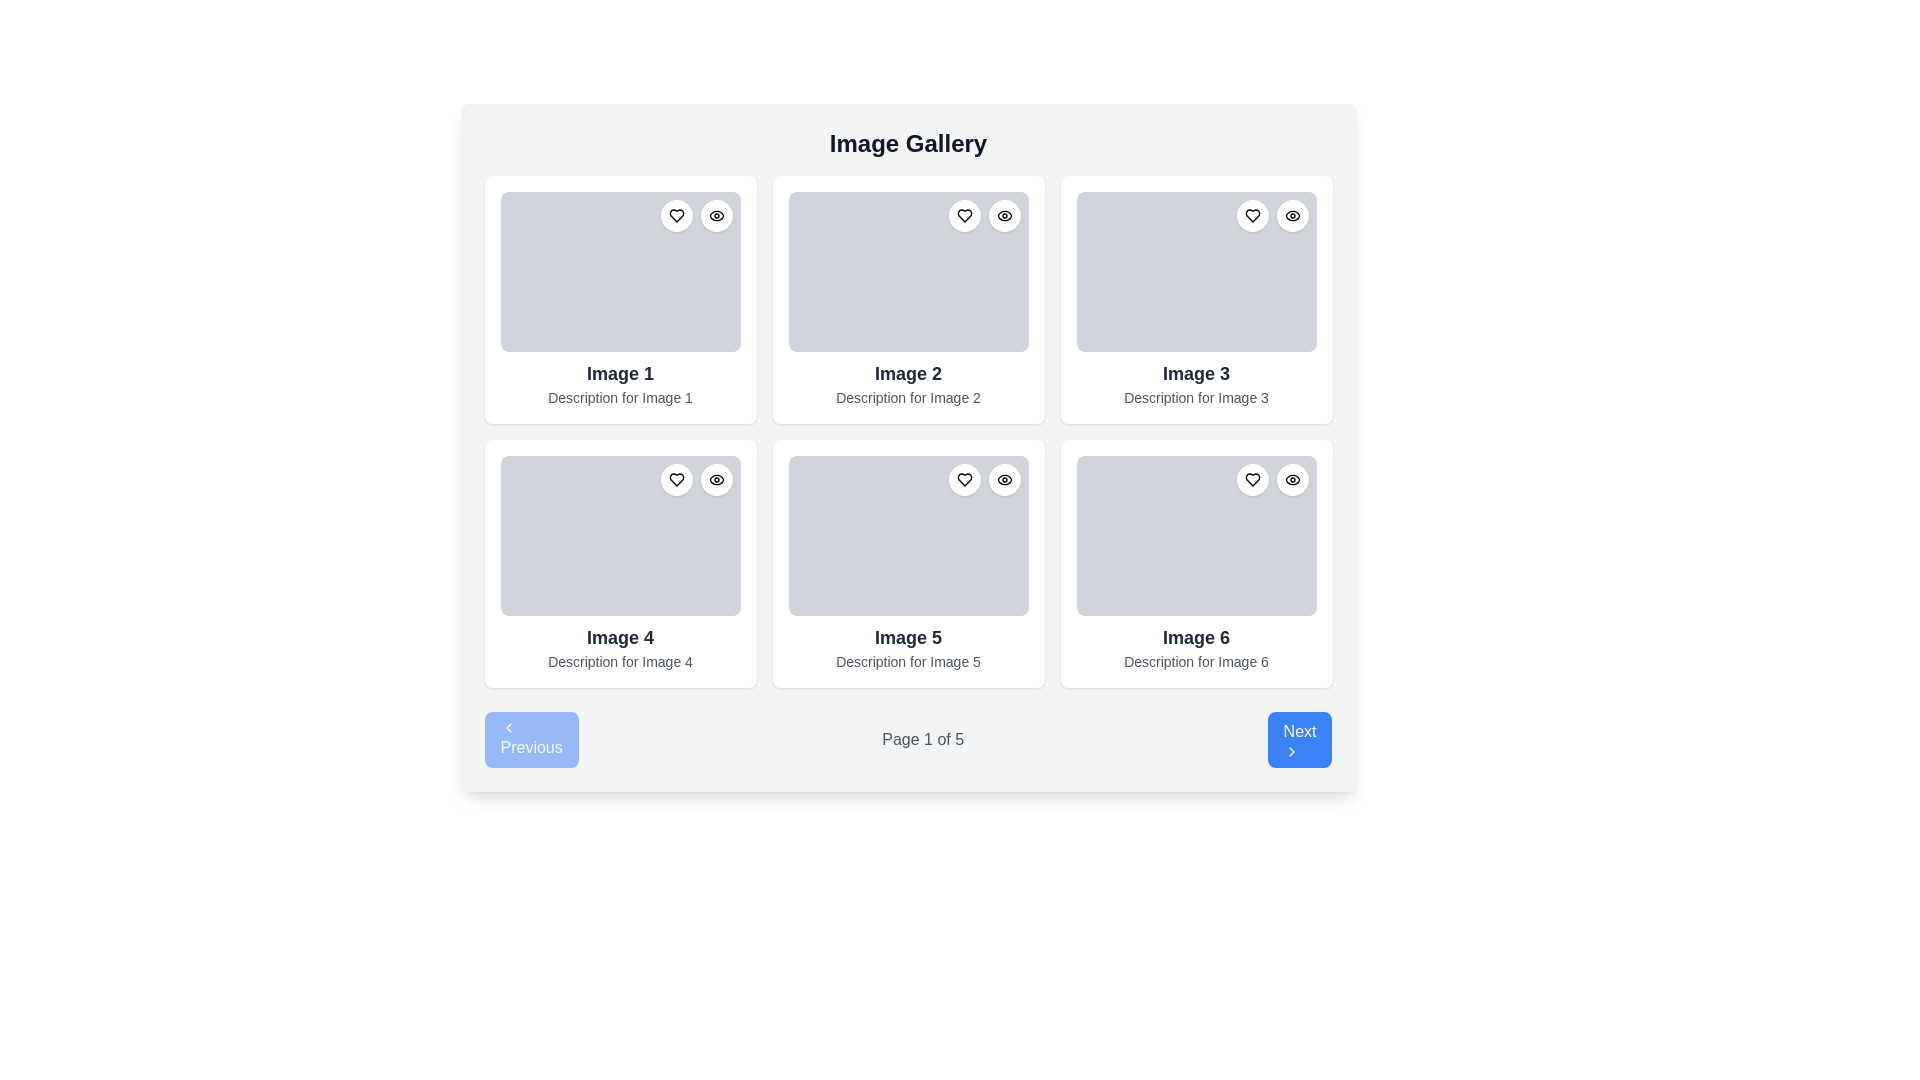 The image size is (1920, 1080). I want to click on the circular button with a white background and an eye symbol in the center located in the upper-right corner of the fifth image in the second row of the image gallery, so click(1004, 479).